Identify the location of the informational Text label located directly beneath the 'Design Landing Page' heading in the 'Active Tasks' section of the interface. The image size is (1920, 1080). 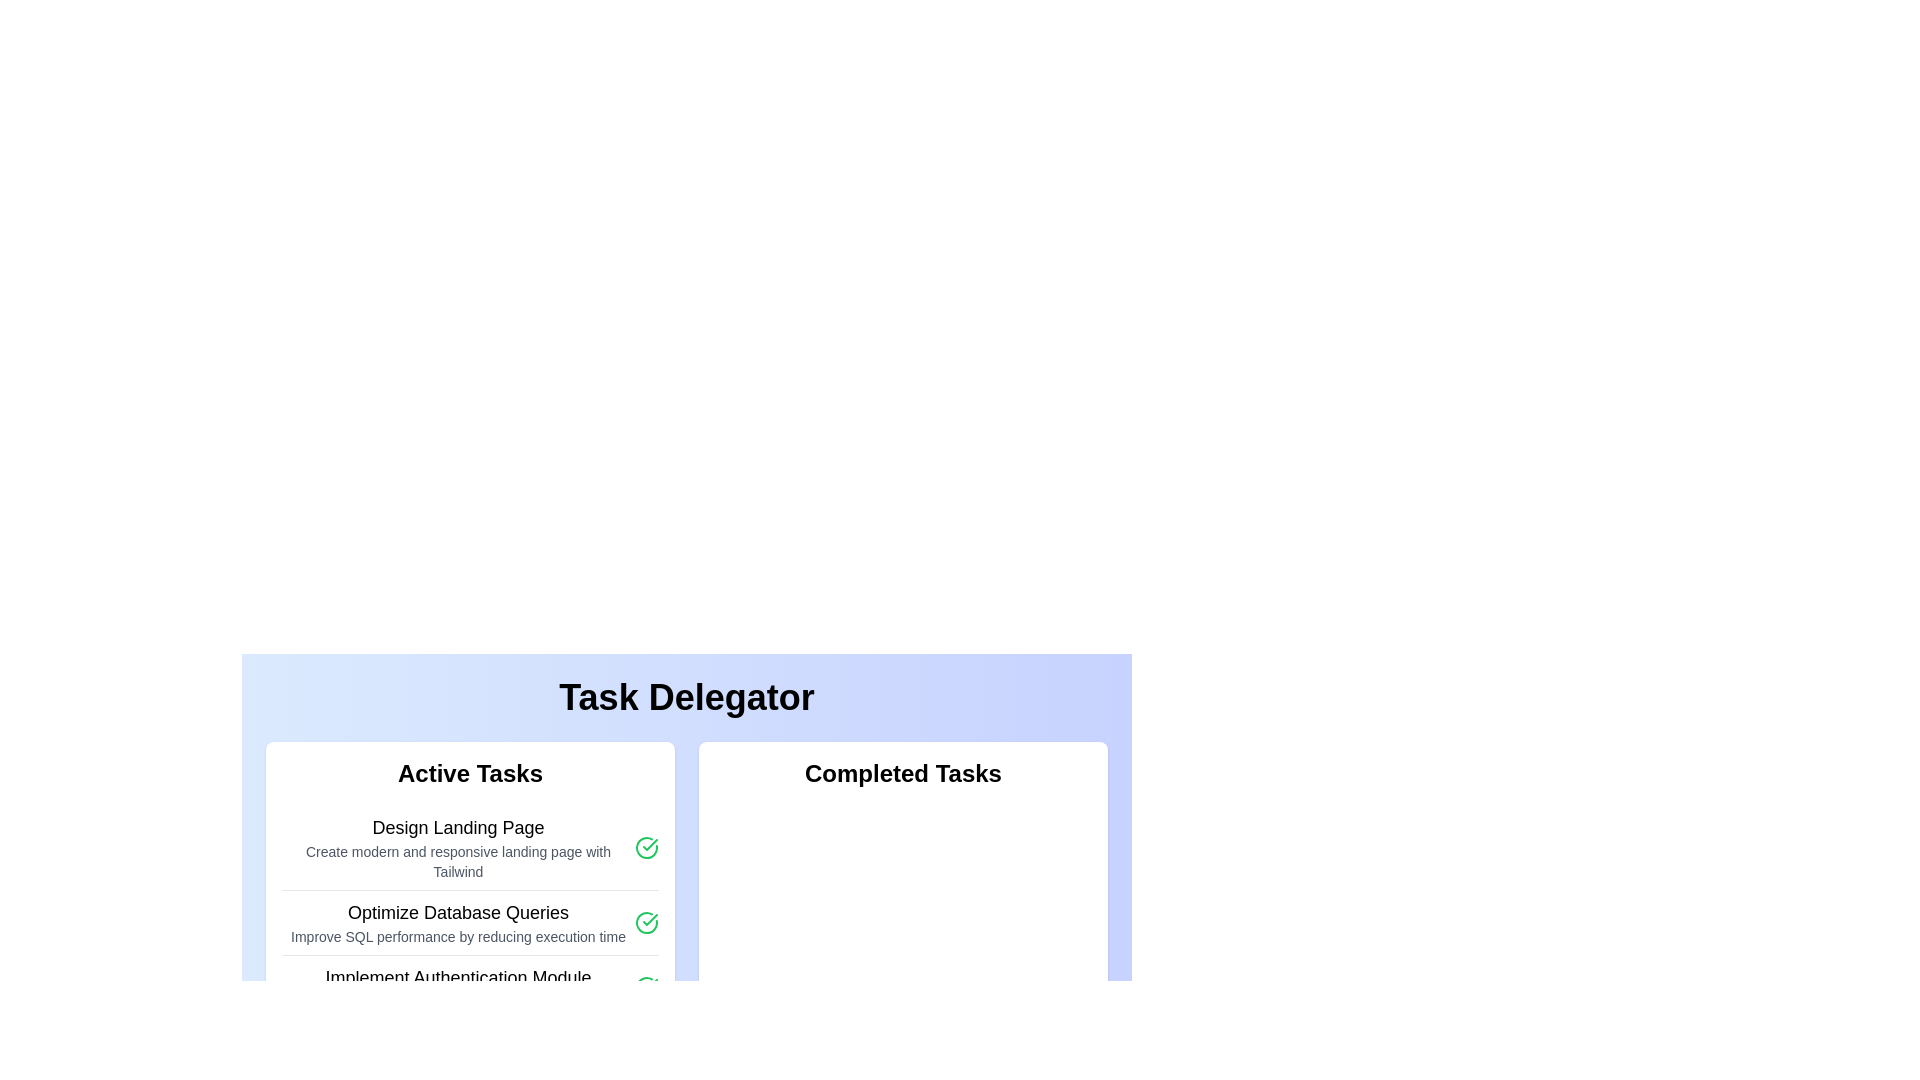
(457, 860).